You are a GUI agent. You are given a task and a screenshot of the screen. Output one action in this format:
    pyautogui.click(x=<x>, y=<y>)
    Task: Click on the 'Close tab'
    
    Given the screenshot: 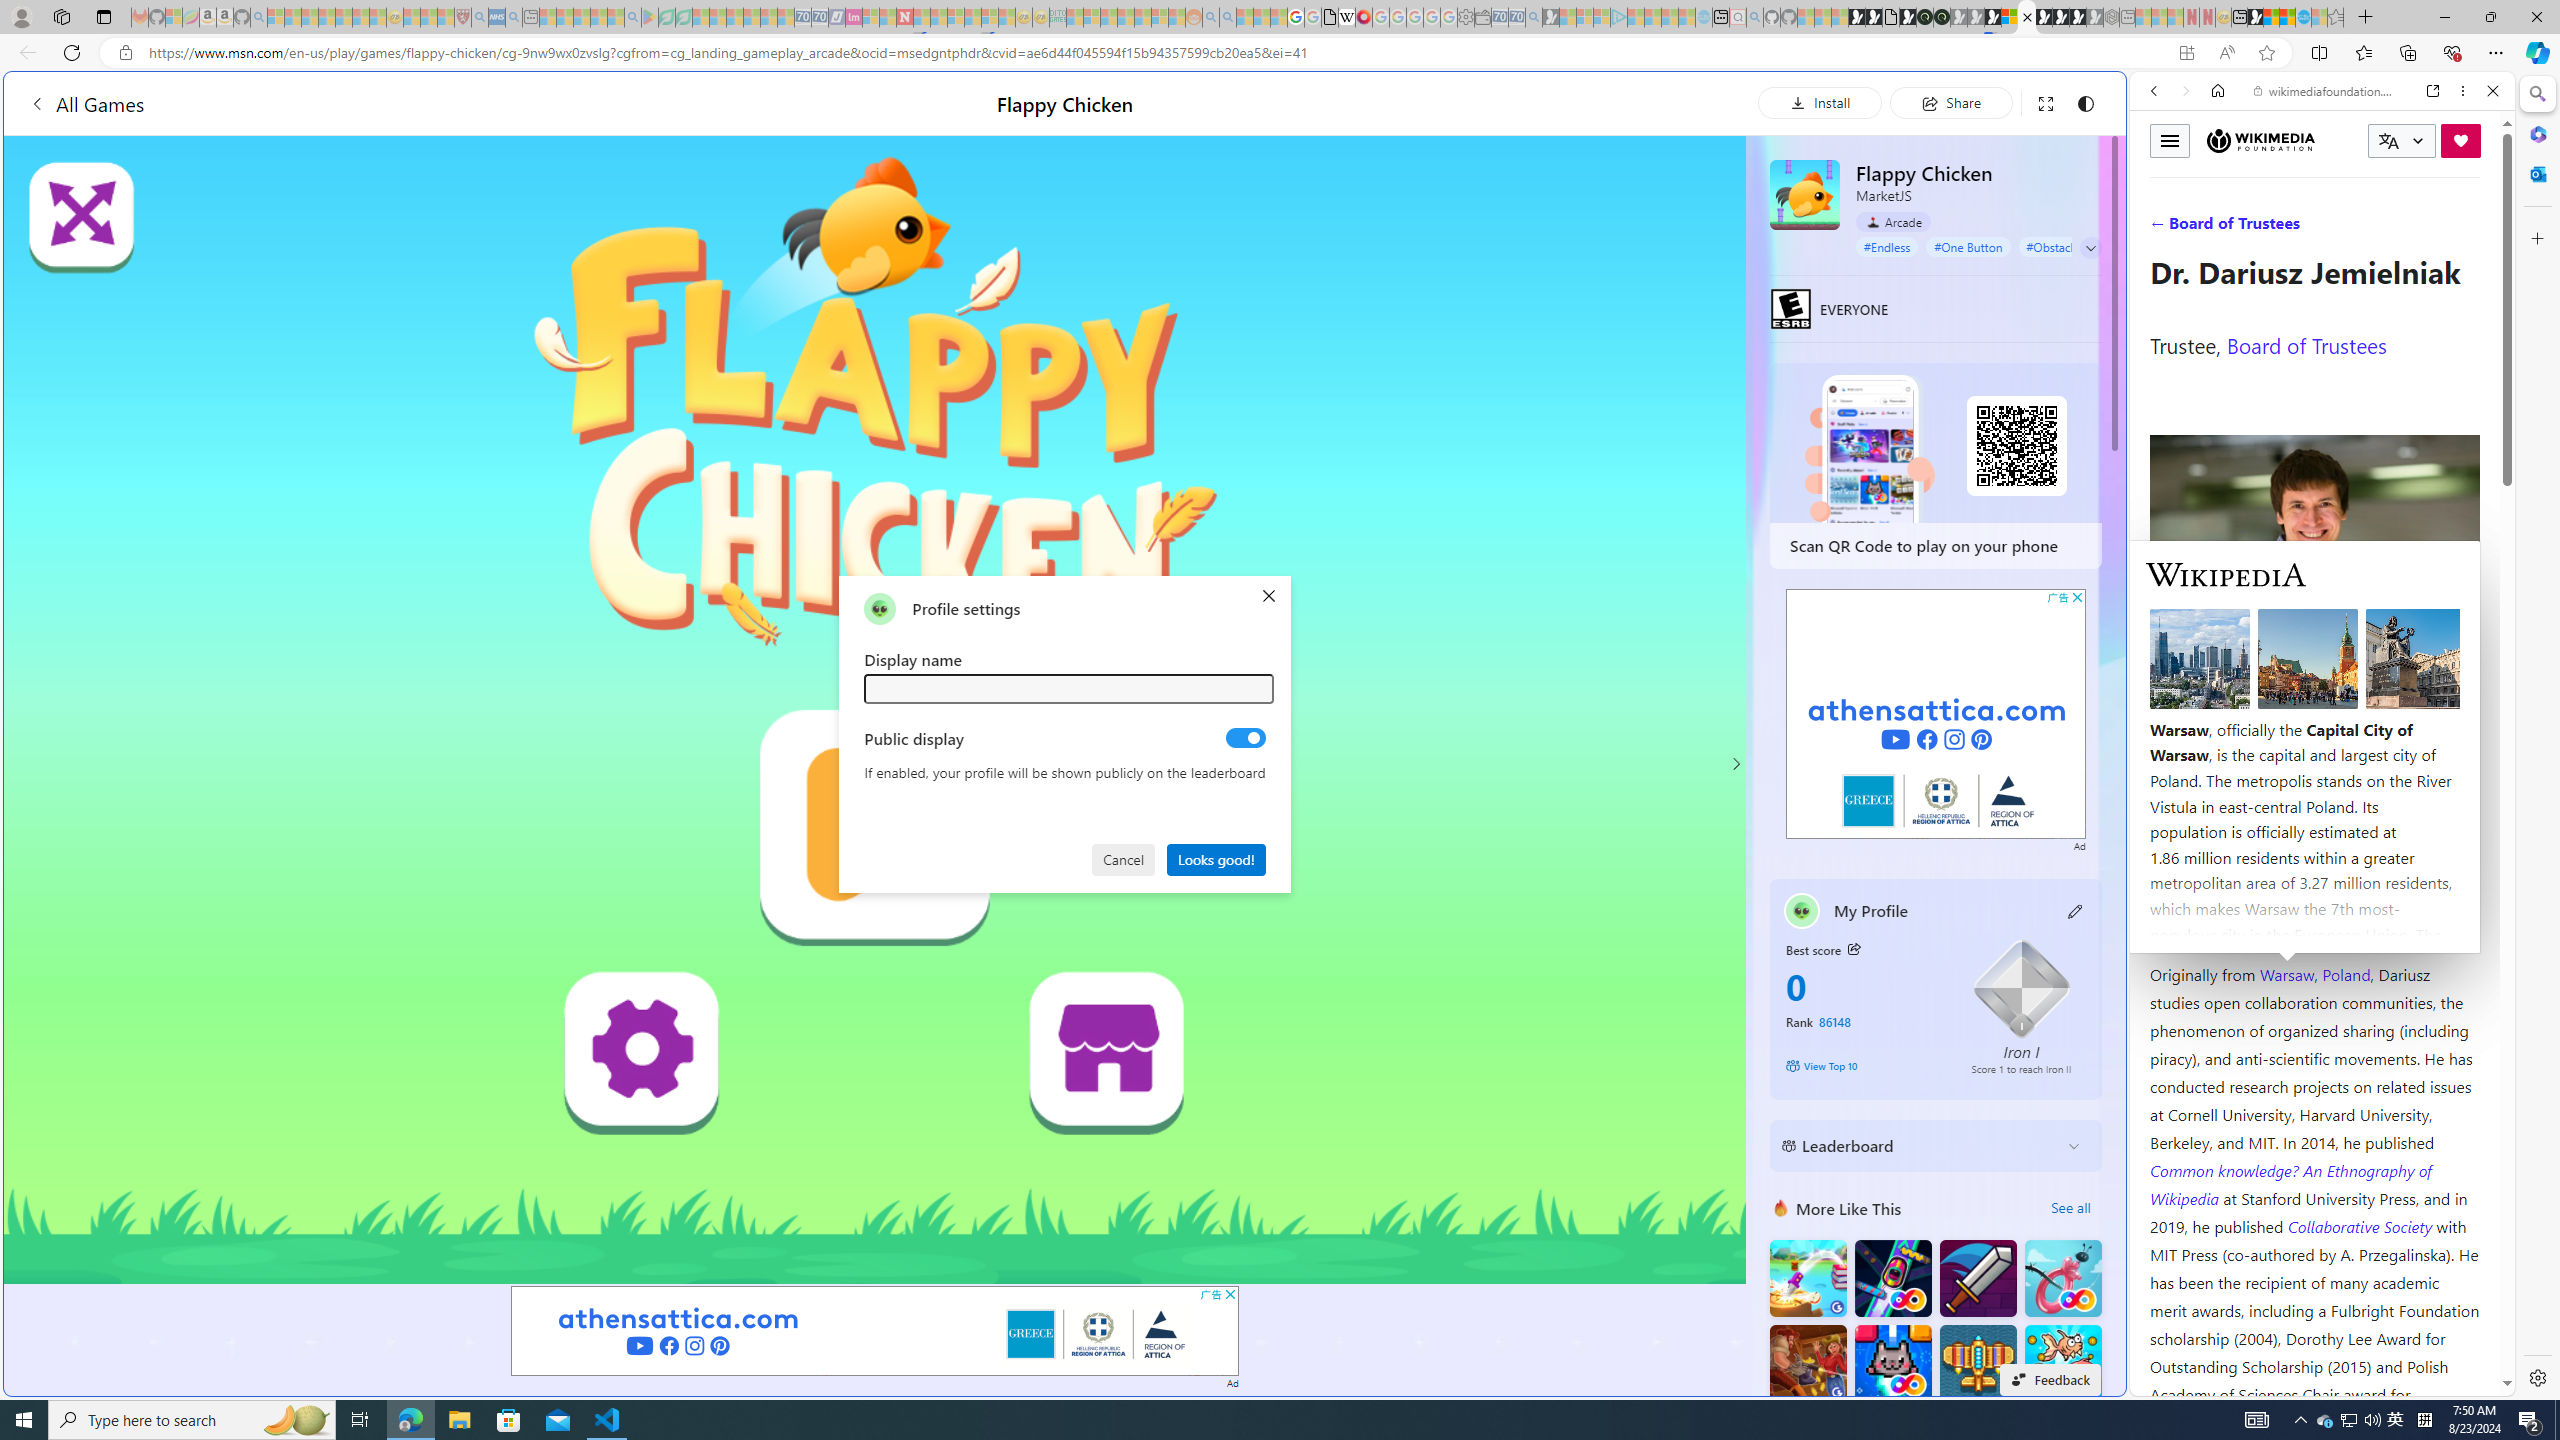 What is the action you would take?
    pyautogui.click(x=2026, y=16)
    